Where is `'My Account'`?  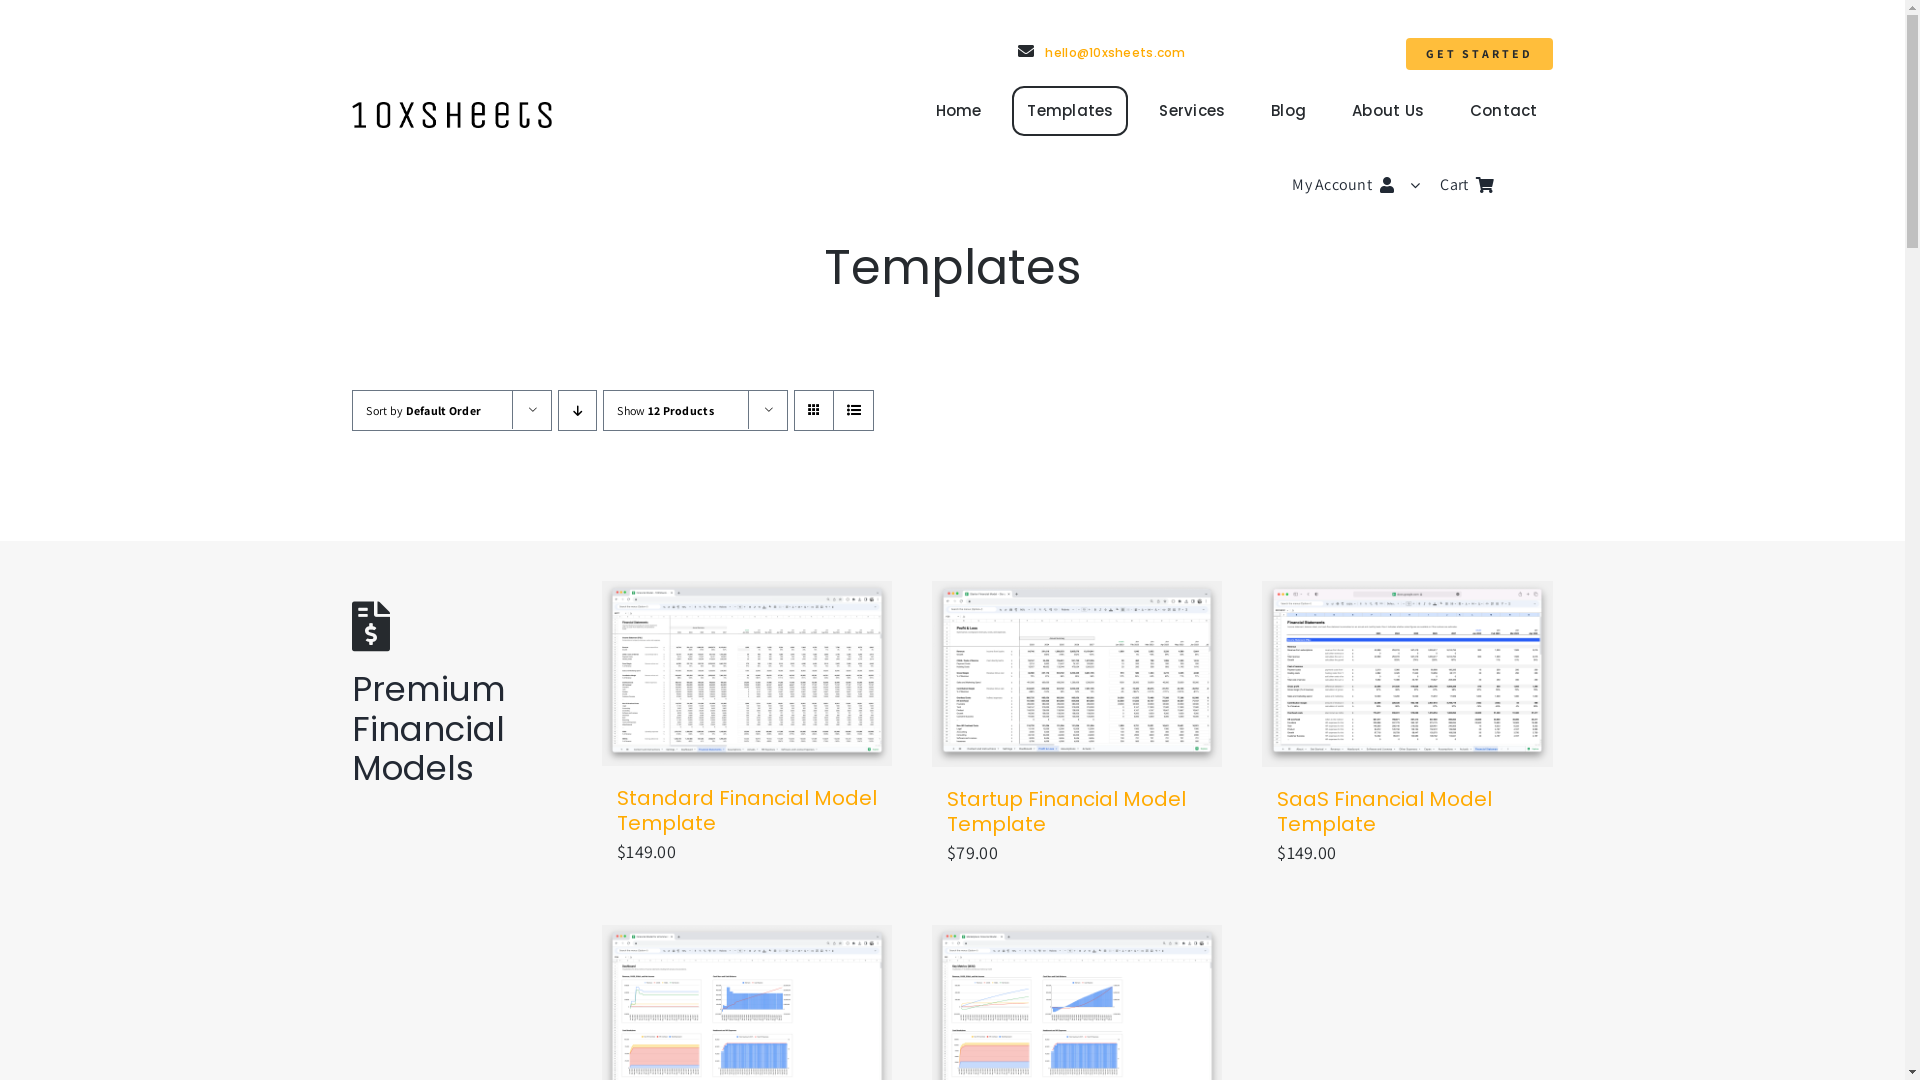
'My Account' is located at coordinates (1365, 185).